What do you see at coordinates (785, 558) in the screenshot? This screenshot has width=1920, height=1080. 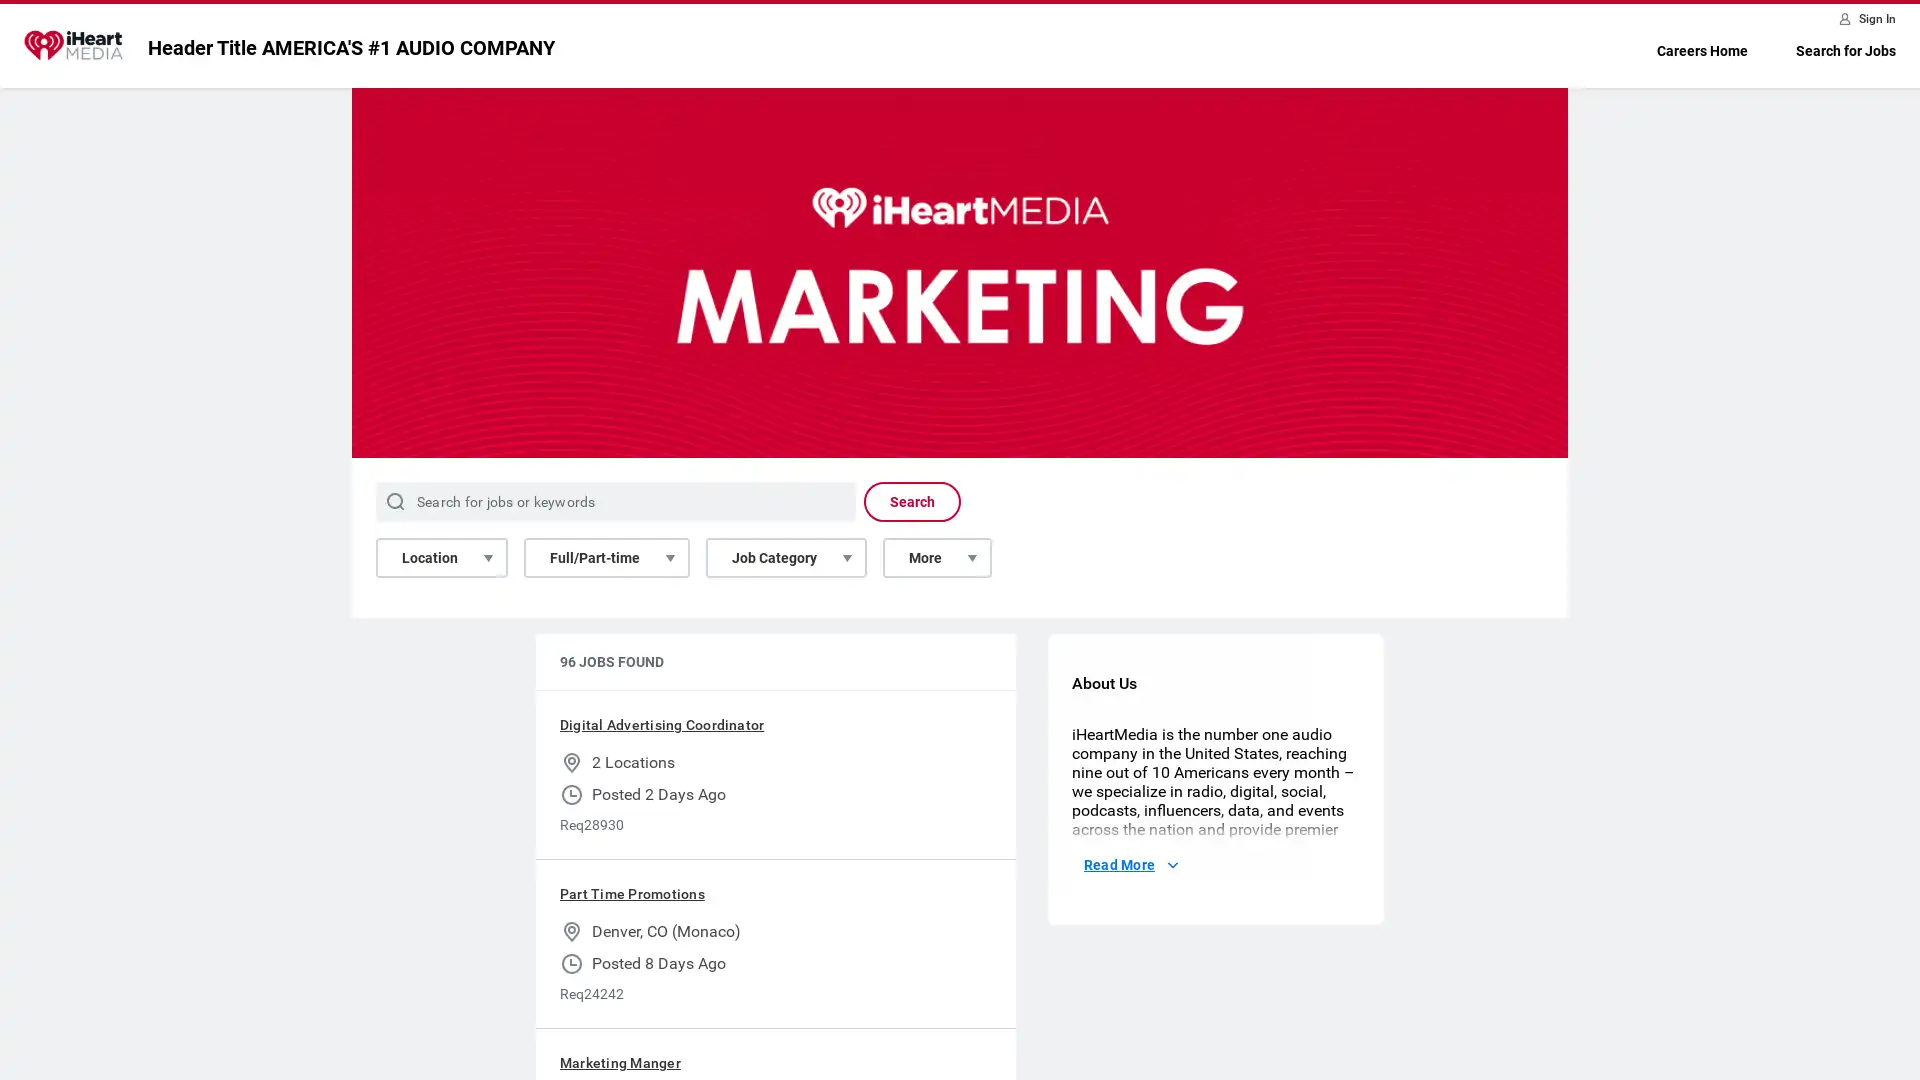 I see `Job Category` at bounding box center [785, 558].